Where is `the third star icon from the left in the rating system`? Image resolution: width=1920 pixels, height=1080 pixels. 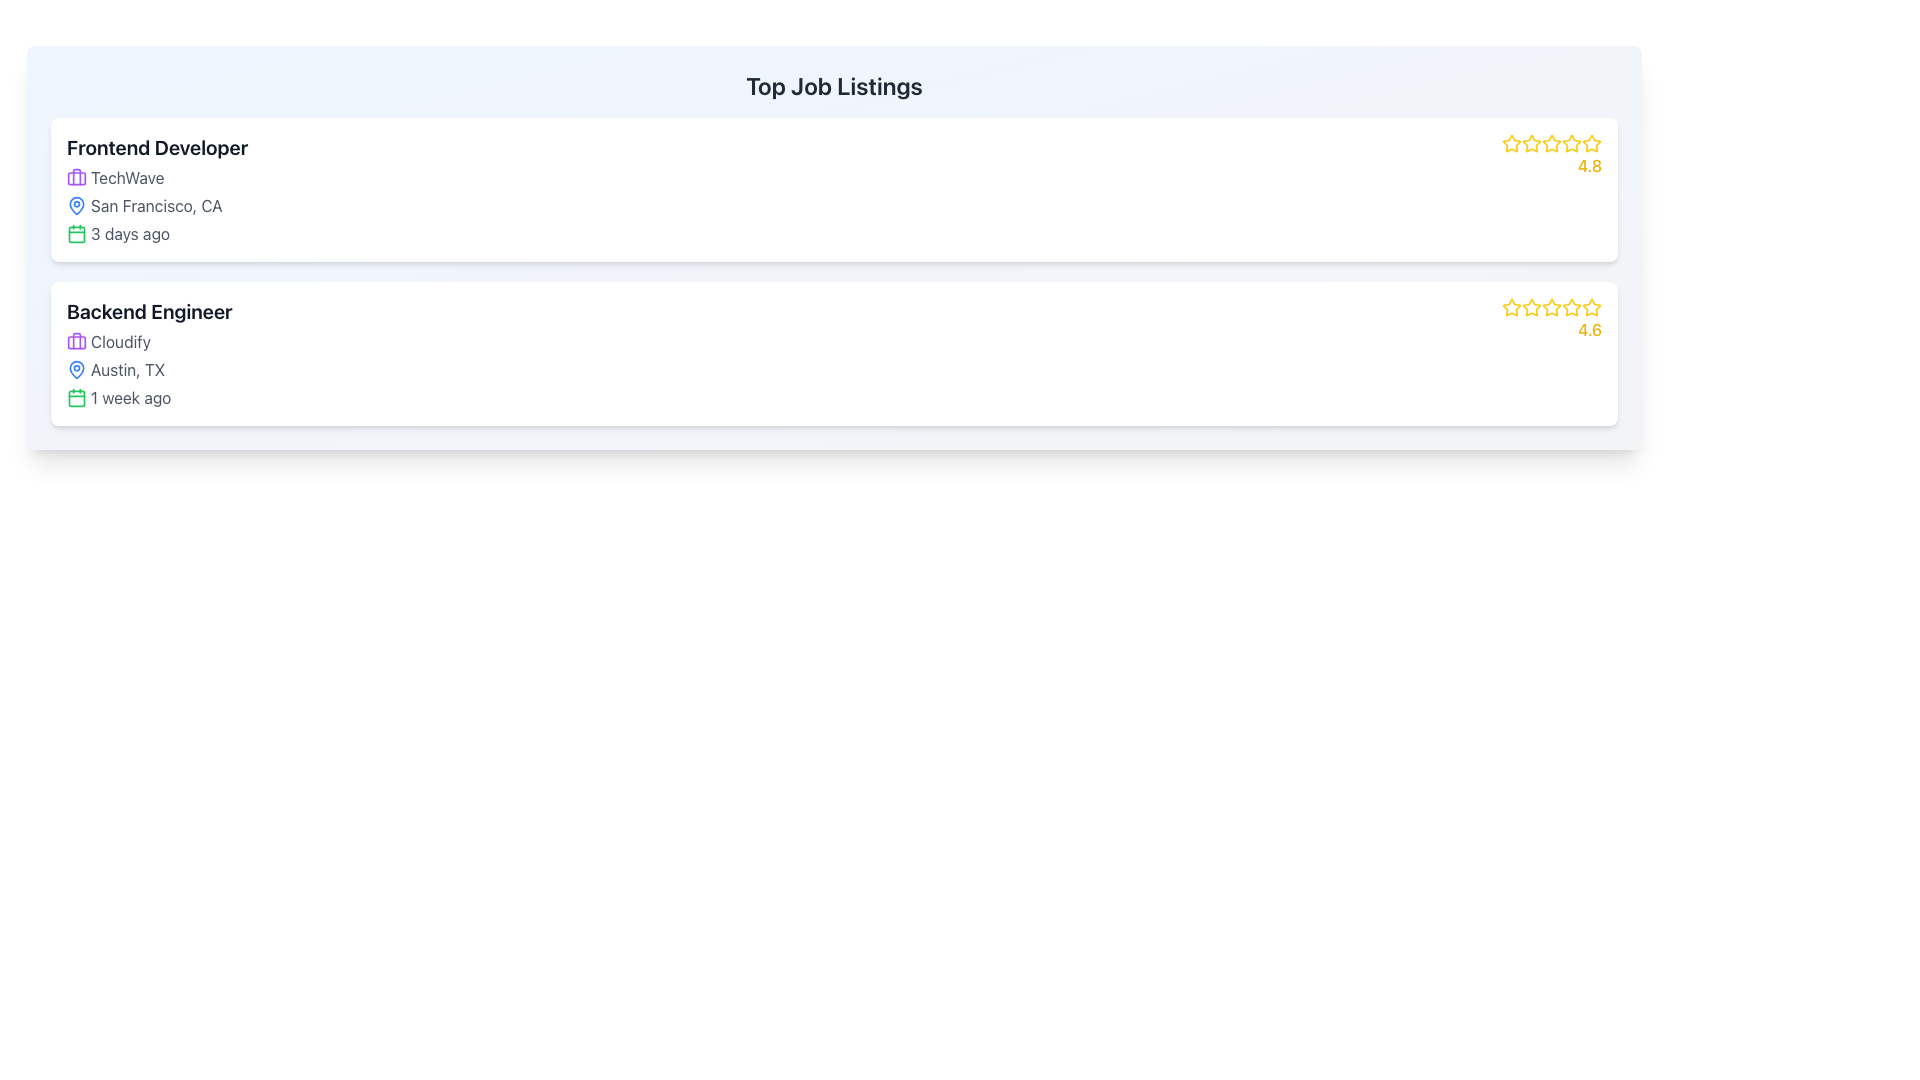
the third star icon from the left in the rating system is located at coordinates (1530, 142).